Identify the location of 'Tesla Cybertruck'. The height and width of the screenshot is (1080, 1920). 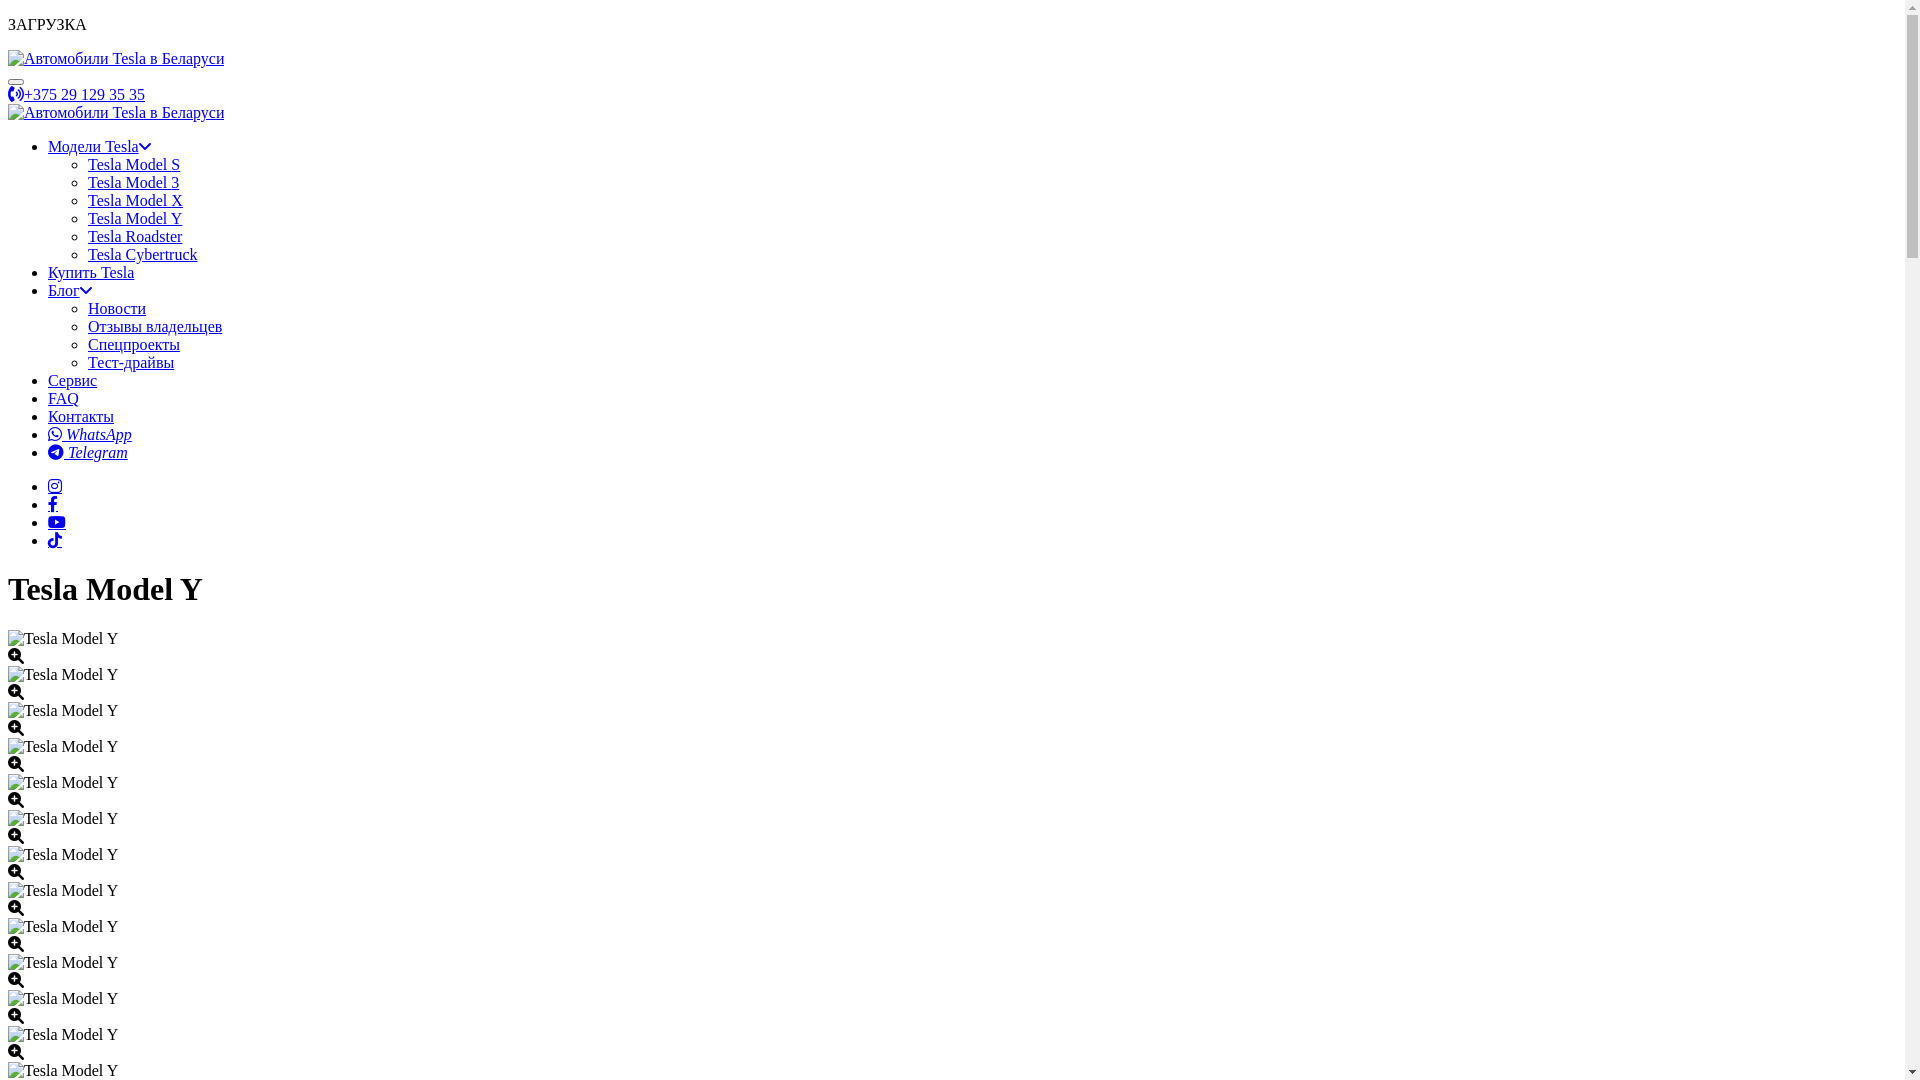
(142, 253).